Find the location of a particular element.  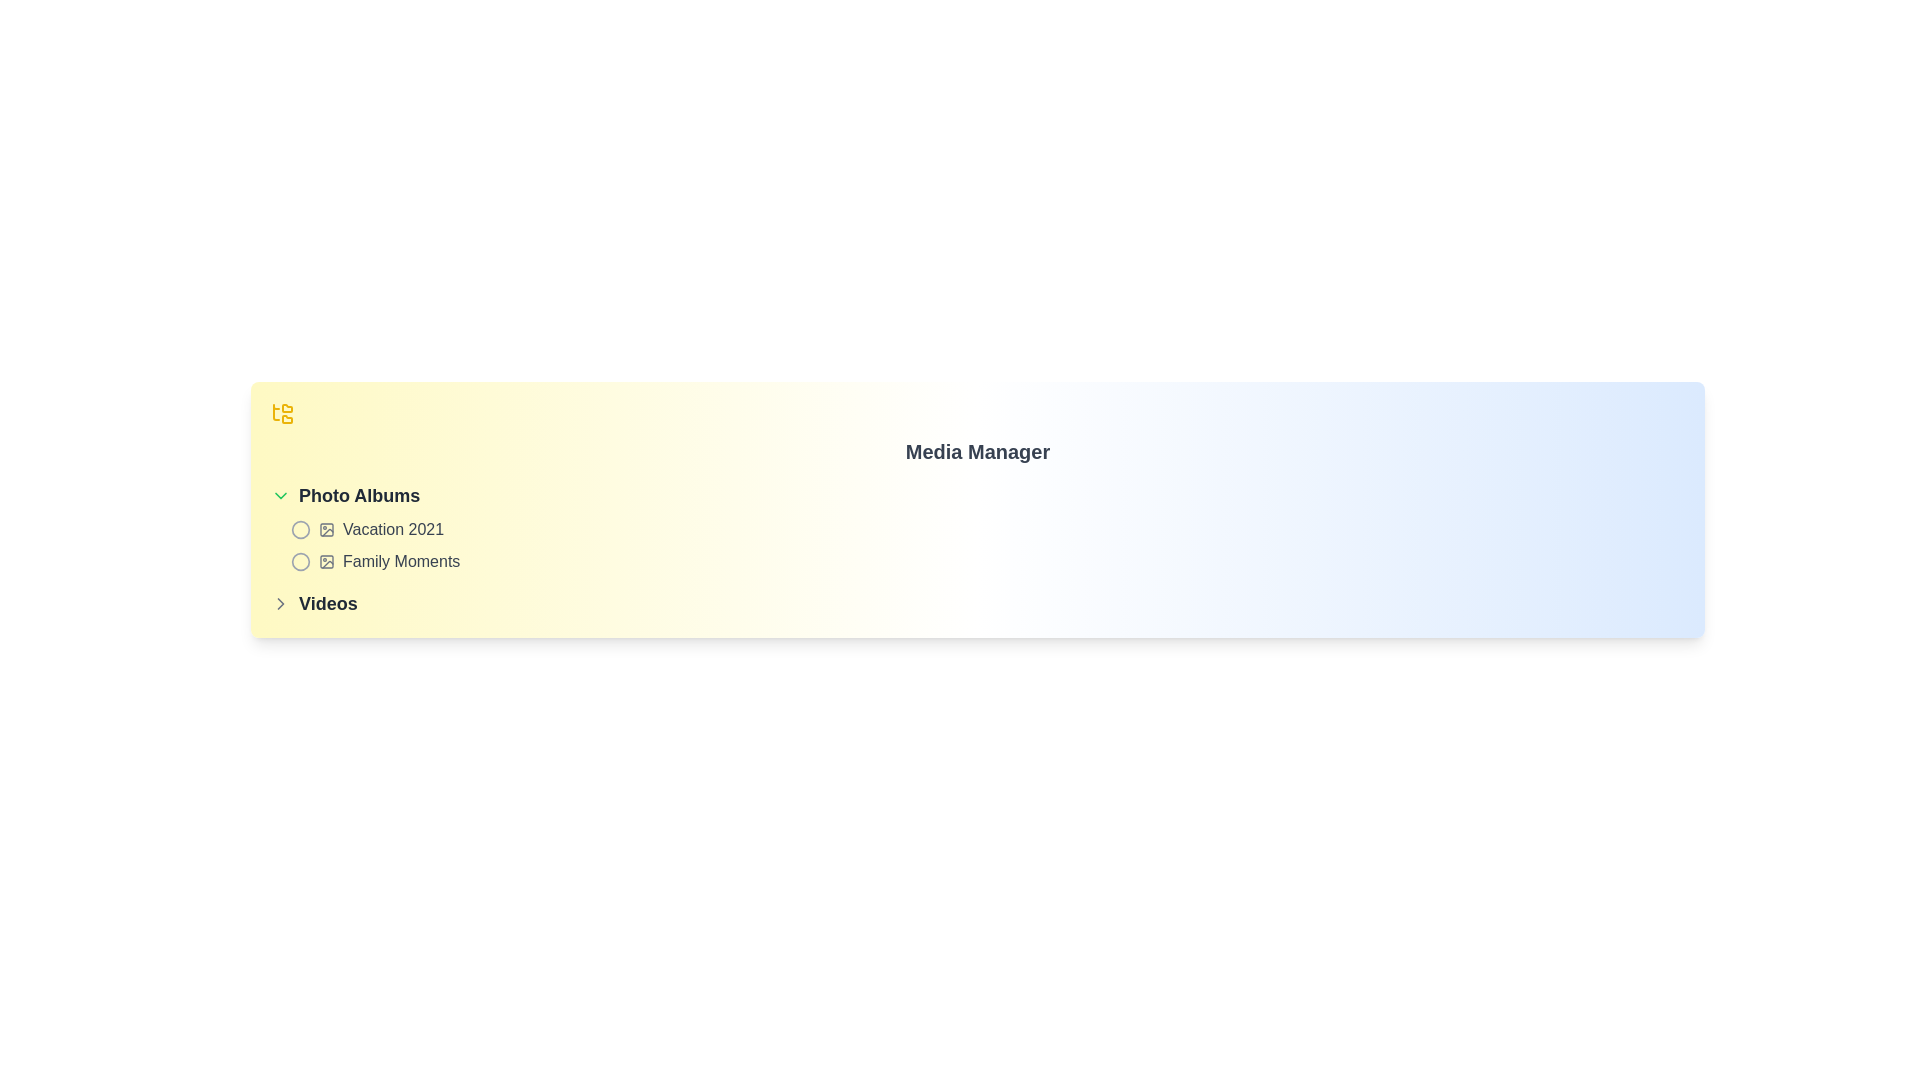

the state of the Icon (Circle) representing the 'Vacation 2021' album, positioned in the 'Photo Albums' section, aligned to the left of the album label is located at coordinates (300, 528).